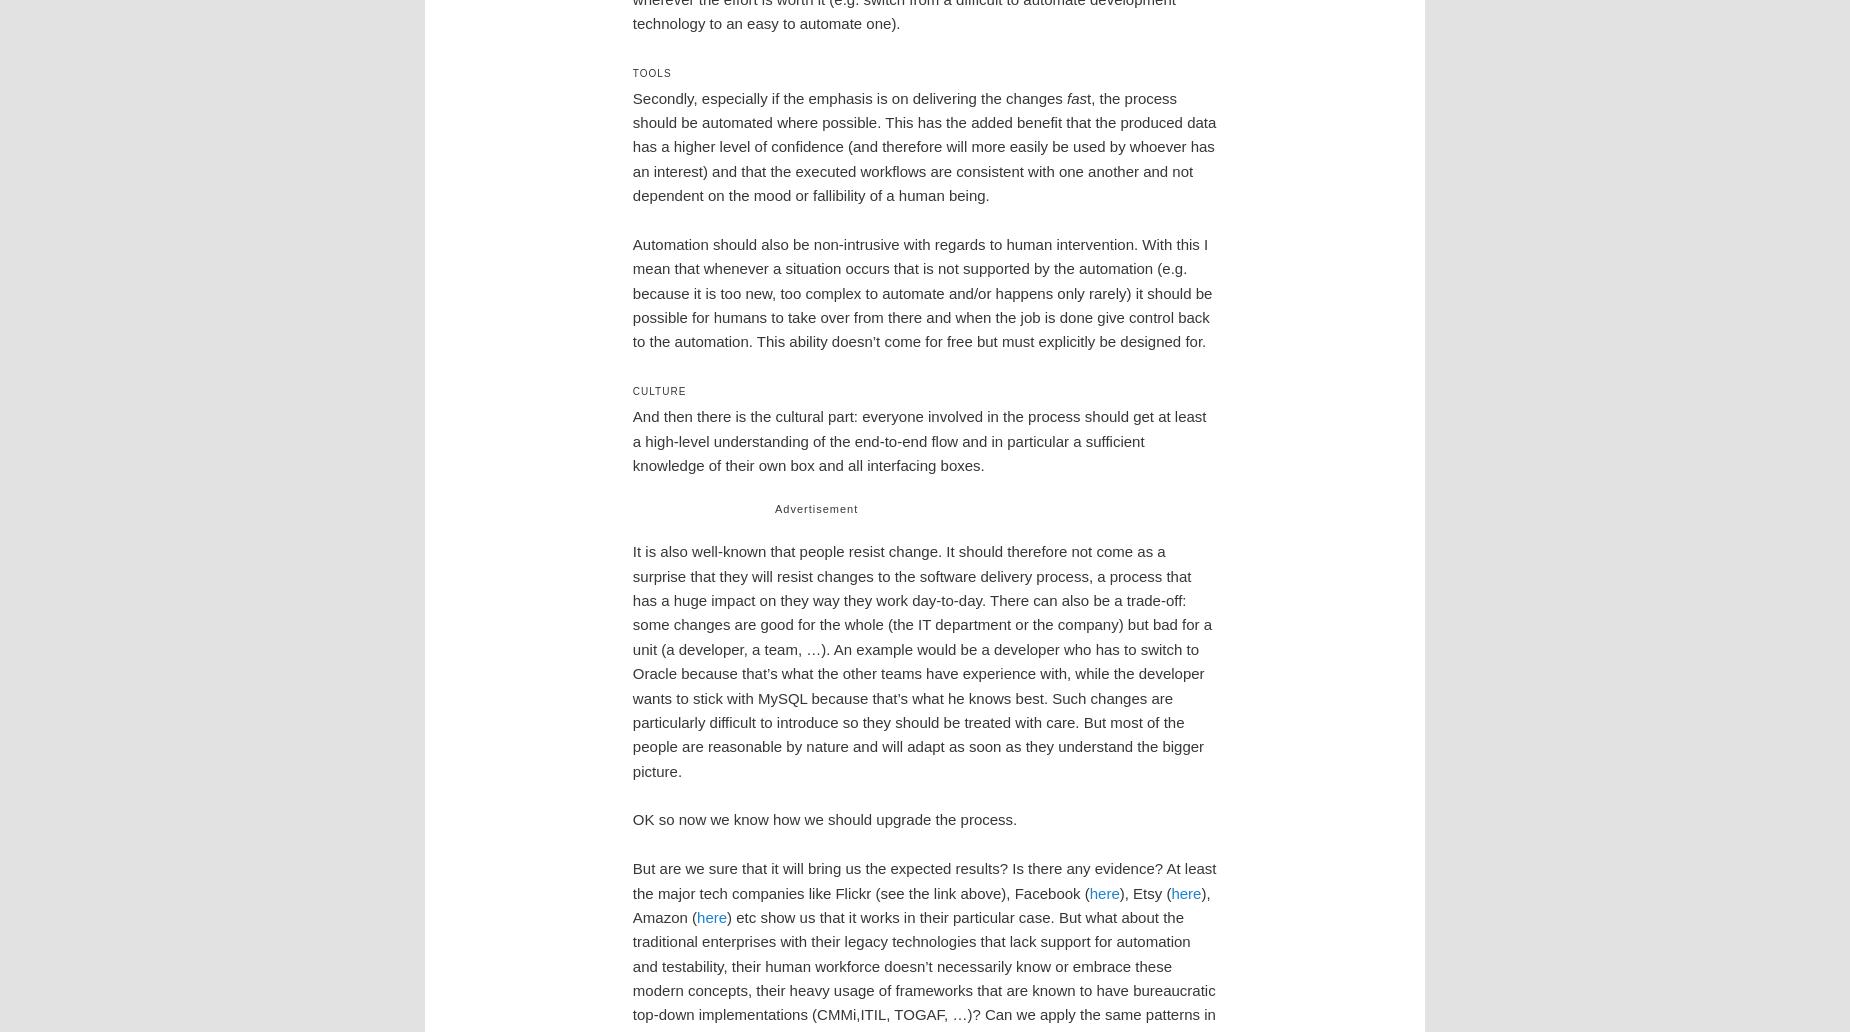 This screenshot has width=1850, height=1032. Describe the element at coordinates (849, 97) in the screenshot. I see `'Secondly, especially if the emphasis is on delivering the changes'` at that location.